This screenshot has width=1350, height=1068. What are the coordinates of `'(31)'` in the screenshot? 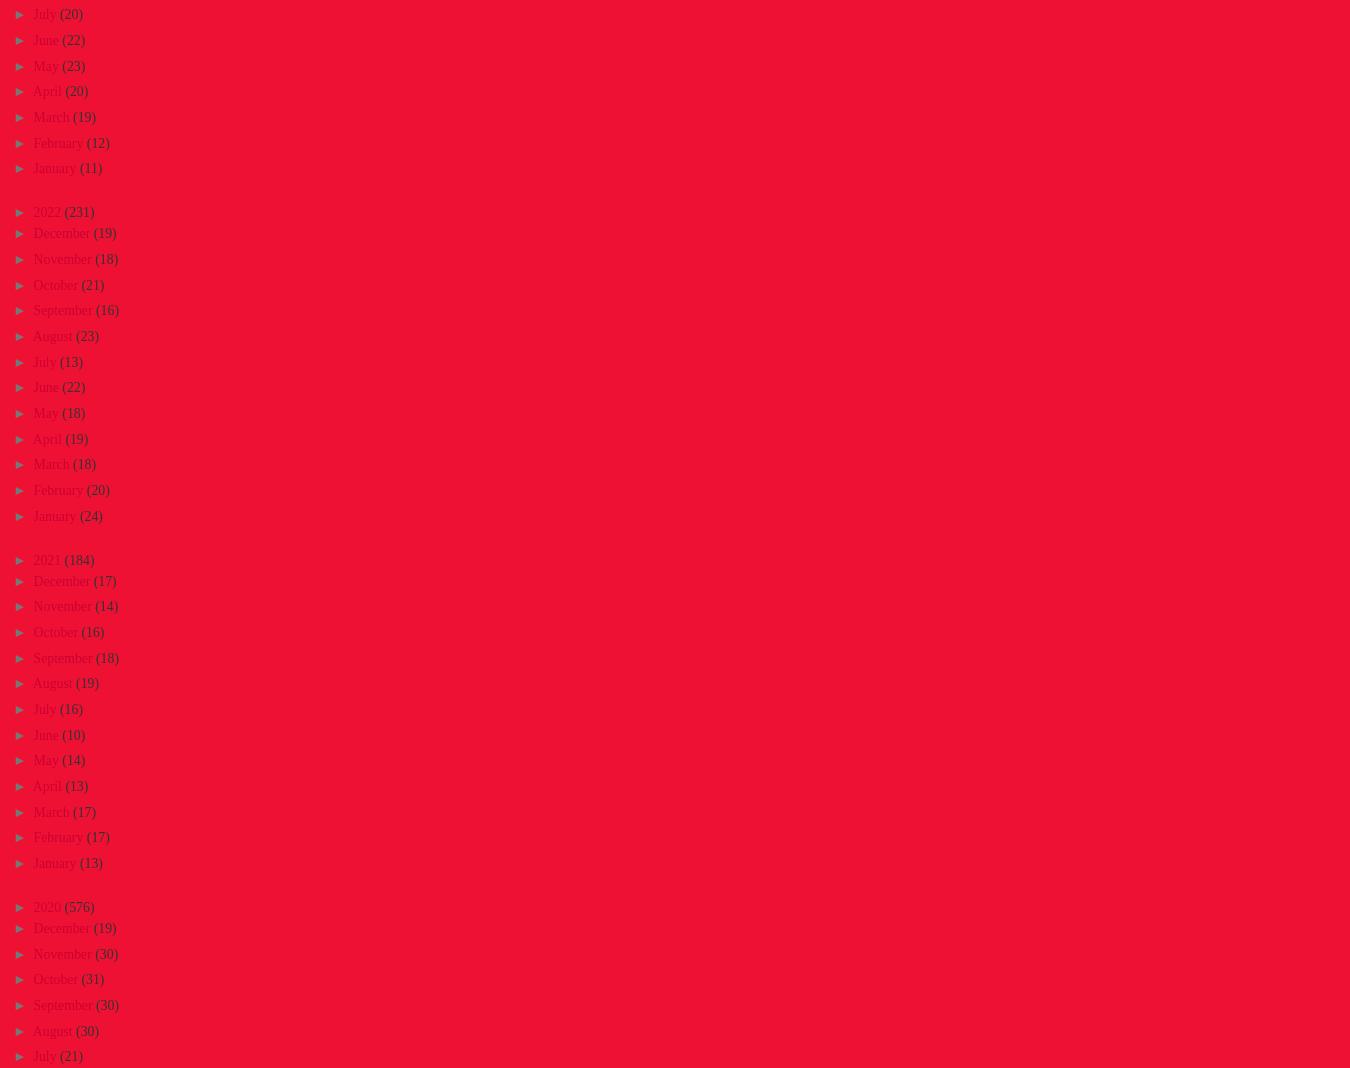 It's located at (80, 979).